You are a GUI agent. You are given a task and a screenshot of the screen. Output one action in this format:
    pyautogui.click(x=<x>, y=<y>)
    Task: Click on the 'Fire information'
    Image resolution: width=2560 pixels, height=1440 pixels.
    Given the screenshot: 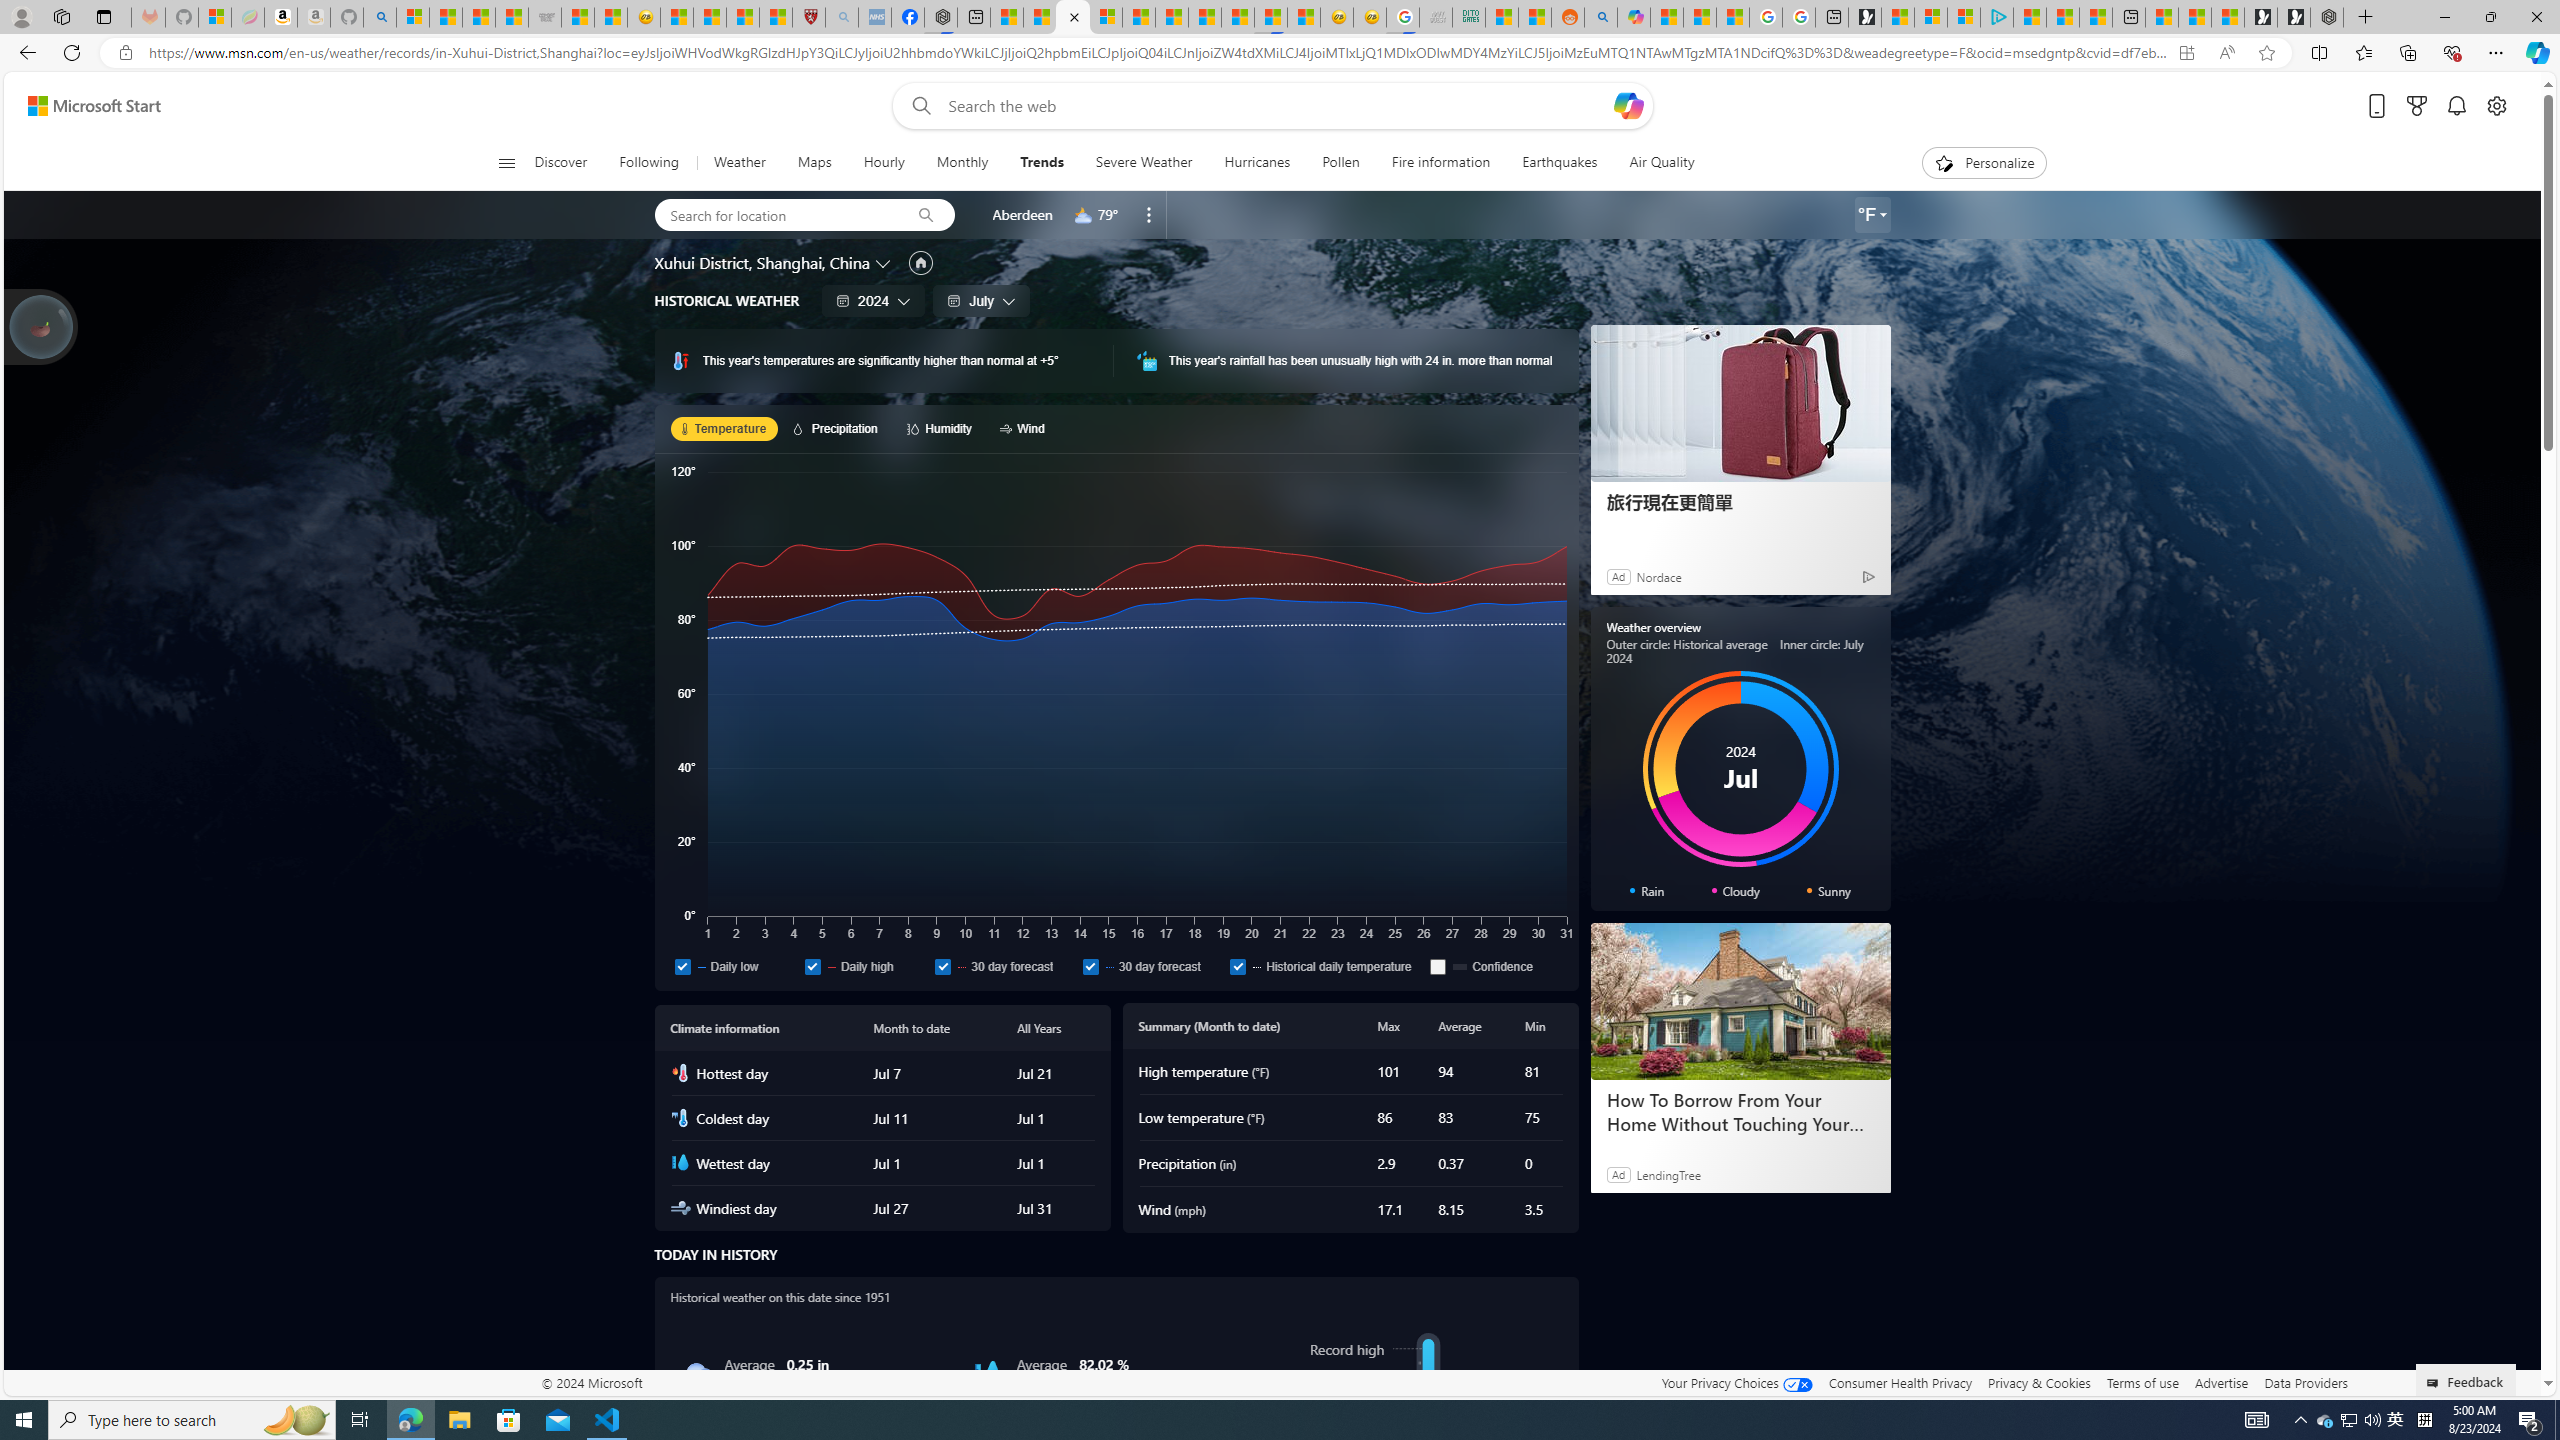 What is the action you would take?
    pyautogui.click(x=1440, y=162)
    